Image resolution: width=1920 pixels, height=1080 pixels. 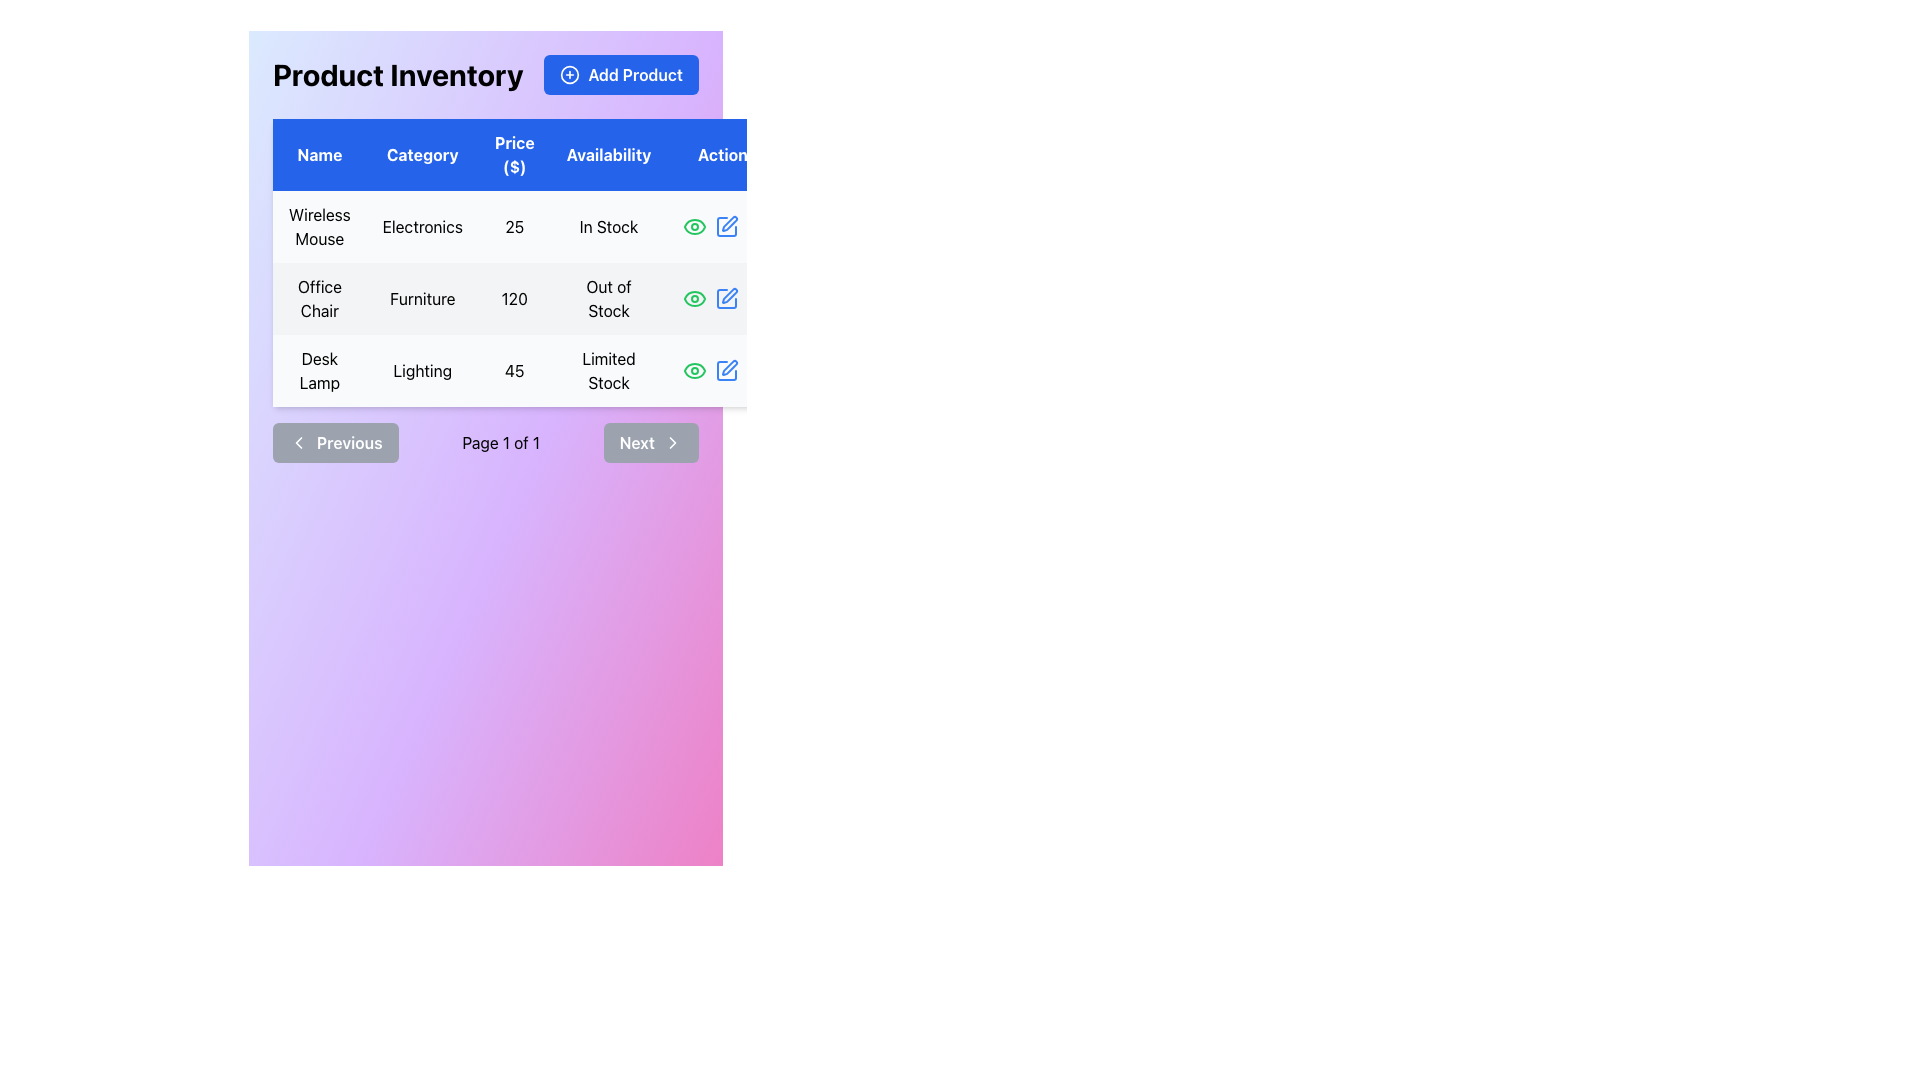 I want to click on the green eye icon button located in the second row of the table under the 'Actions' column for the item 'Office Chair', so click(x=695, y=299).